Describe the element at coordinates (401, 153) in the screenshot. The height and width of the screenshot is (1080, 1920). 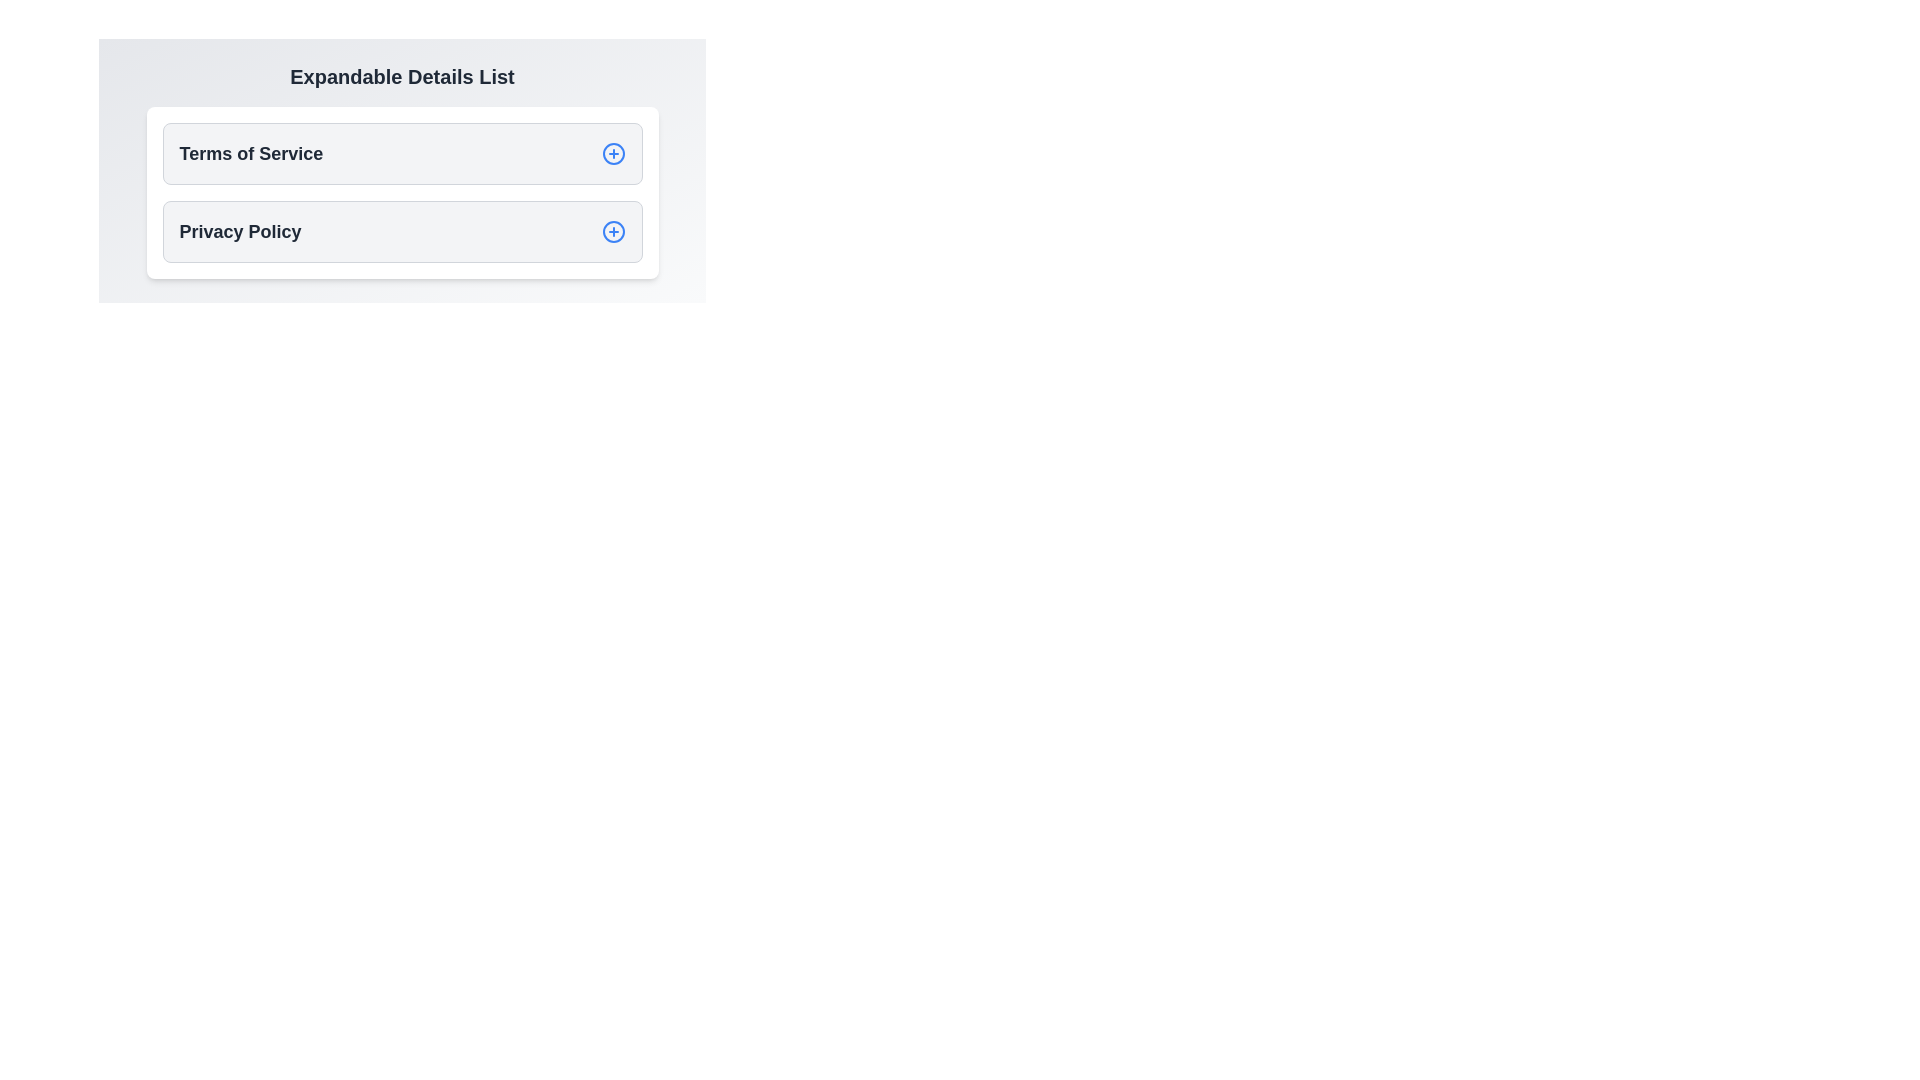
I see `the first expandable list item labeled 'Terms of Service'` at that location.